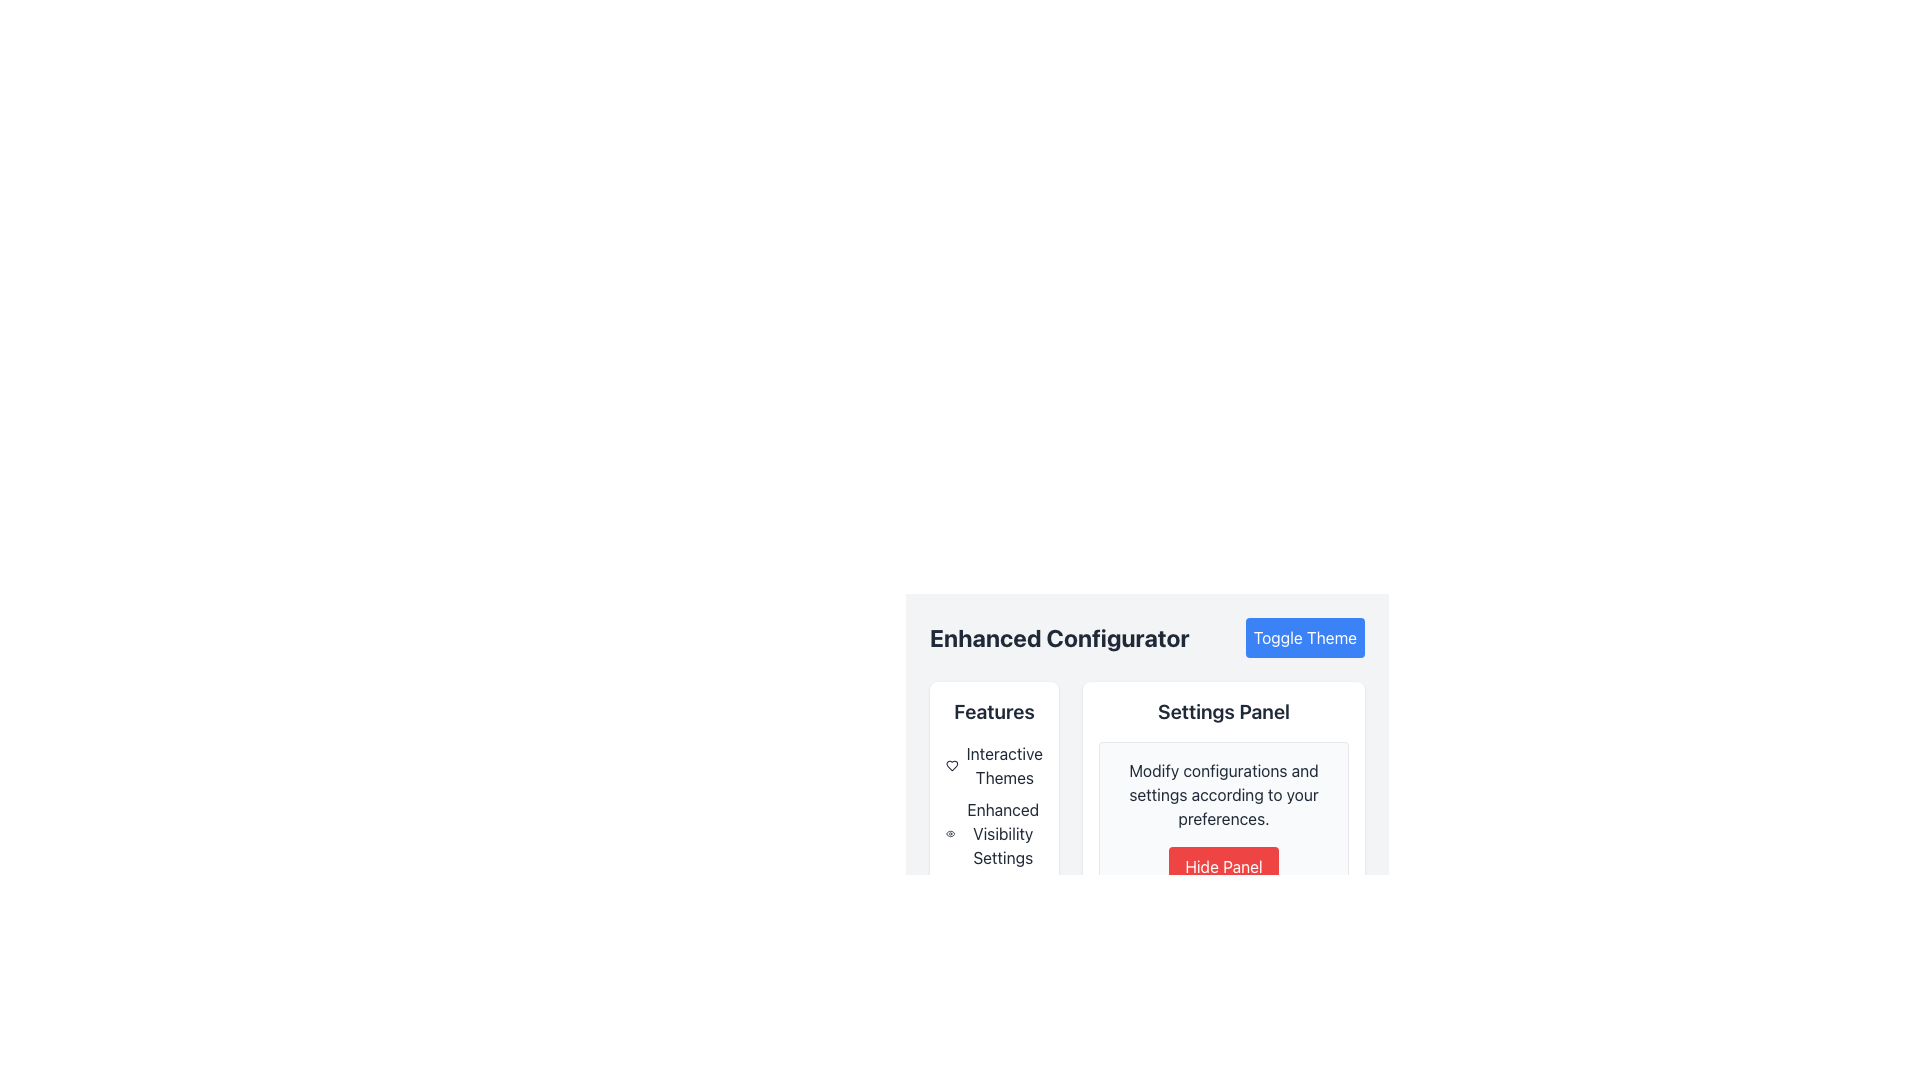  Describe the element at coordinates (951, 765) in the screenshot. I see `the heart icon, which is the second icon in the vertical list under the 'Features' section on the left side of the interface` at that location.